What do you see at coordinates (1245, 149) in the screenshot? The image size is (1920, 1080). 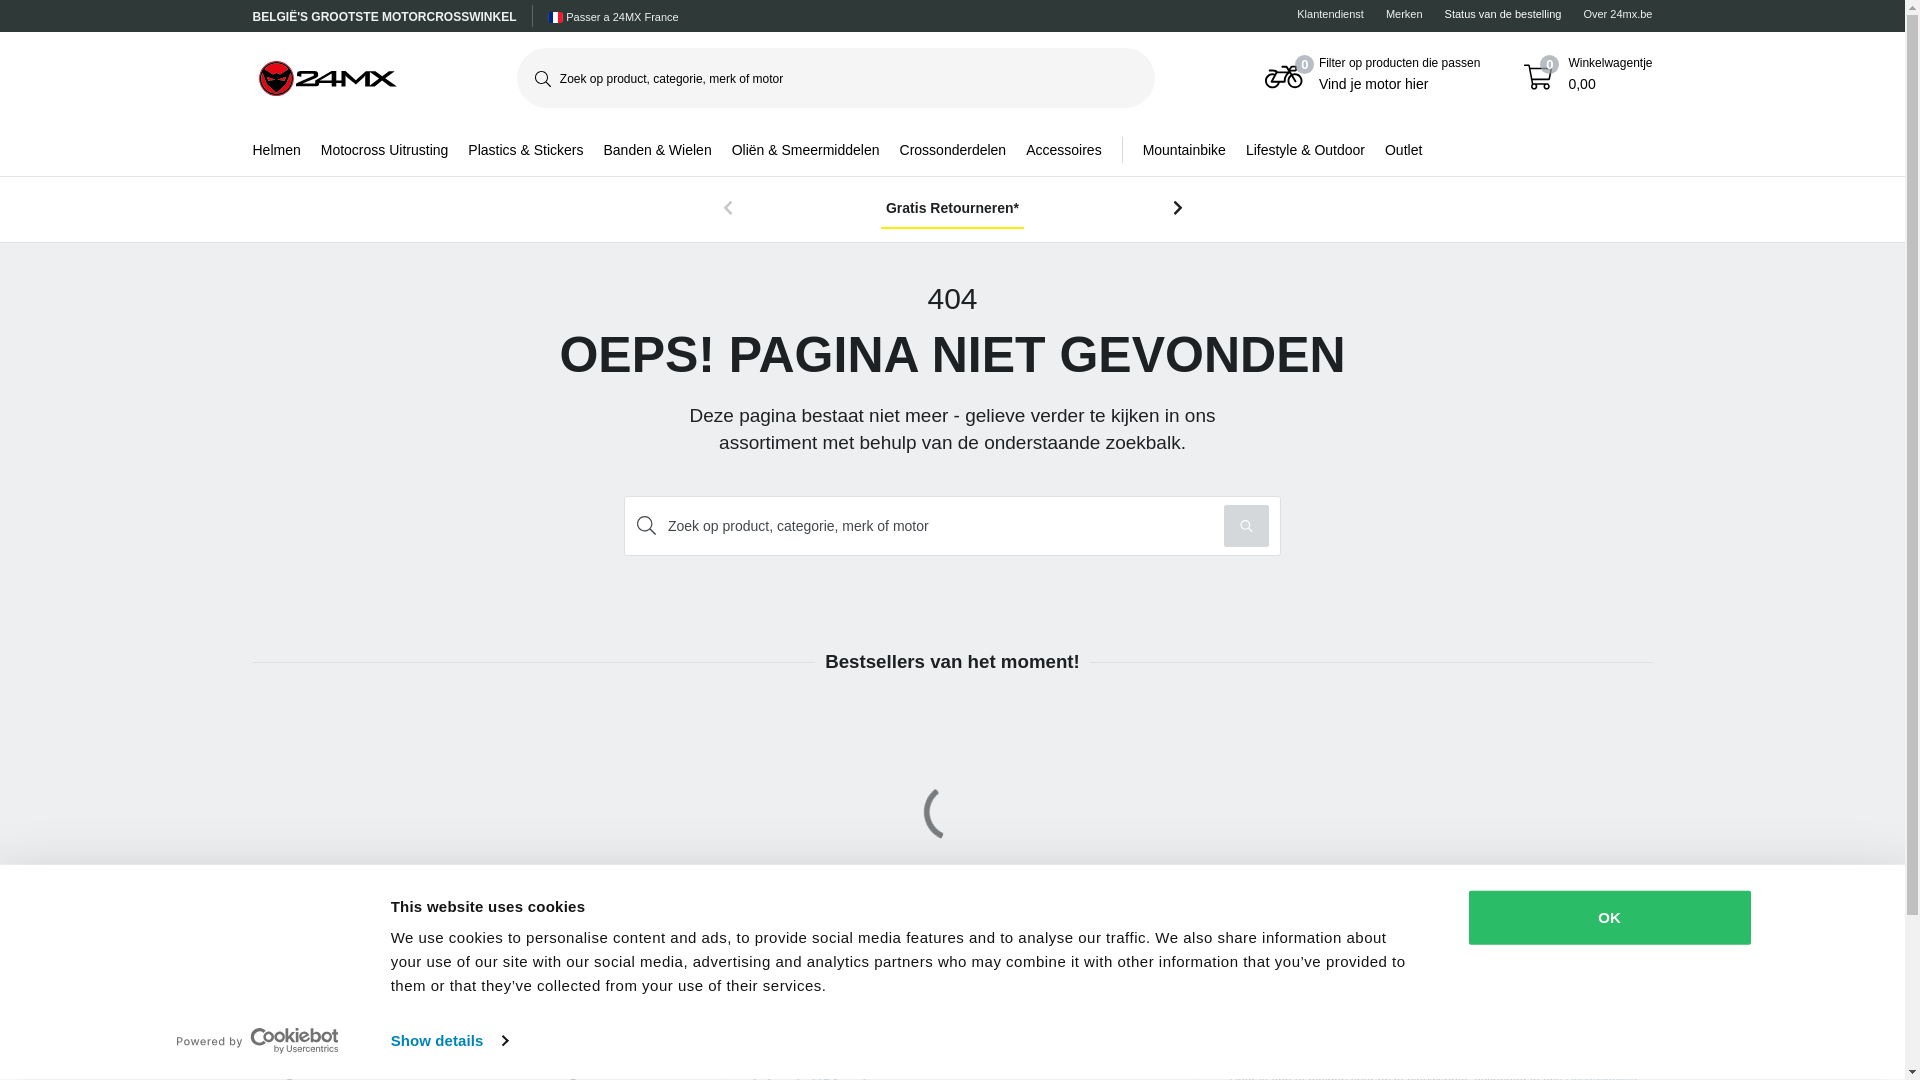 I see `'Lifestyle & Outdoor'` at bounding box center [1245, 149].